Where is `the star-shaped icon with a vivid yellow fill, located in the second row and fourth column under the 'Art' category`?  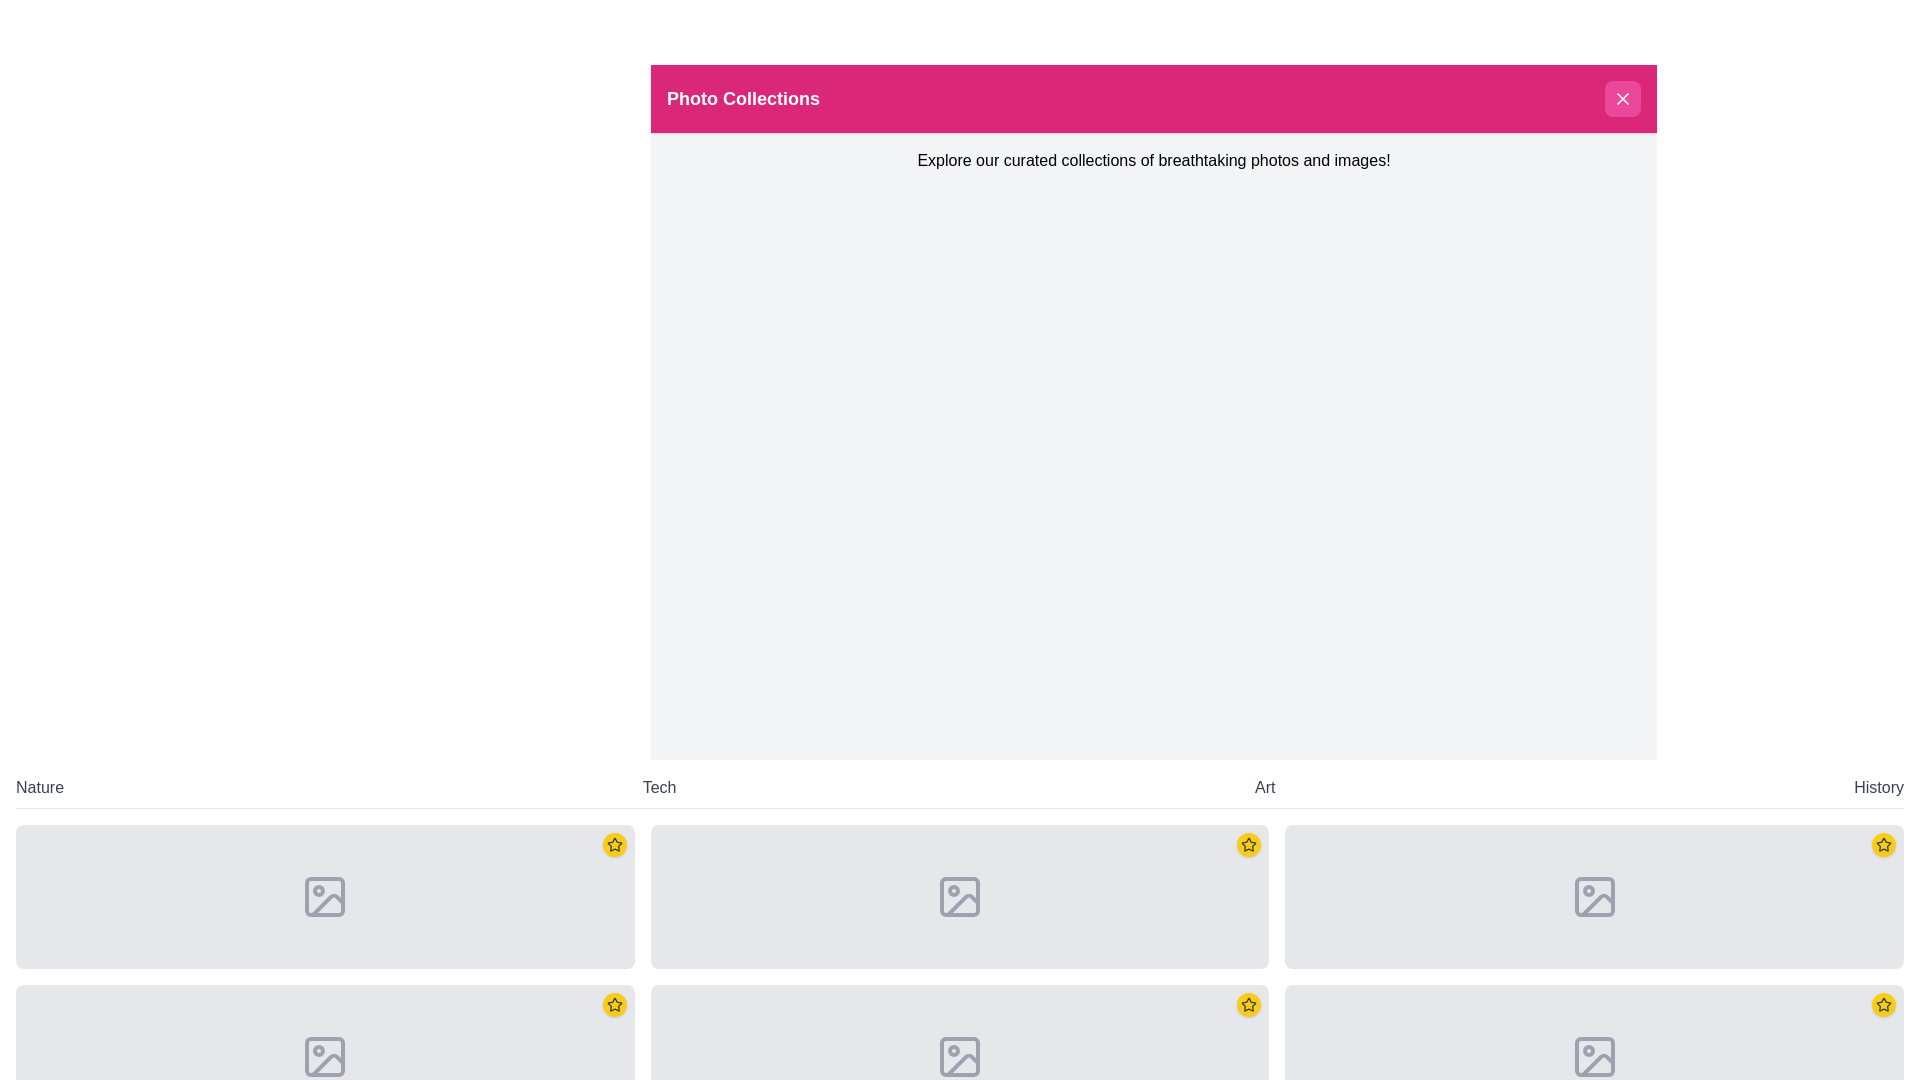
the star-shaped icon with a vivid yellow fill, located in the second row and fourth column under the 'Art' category is located at coordinates (1248, 844).